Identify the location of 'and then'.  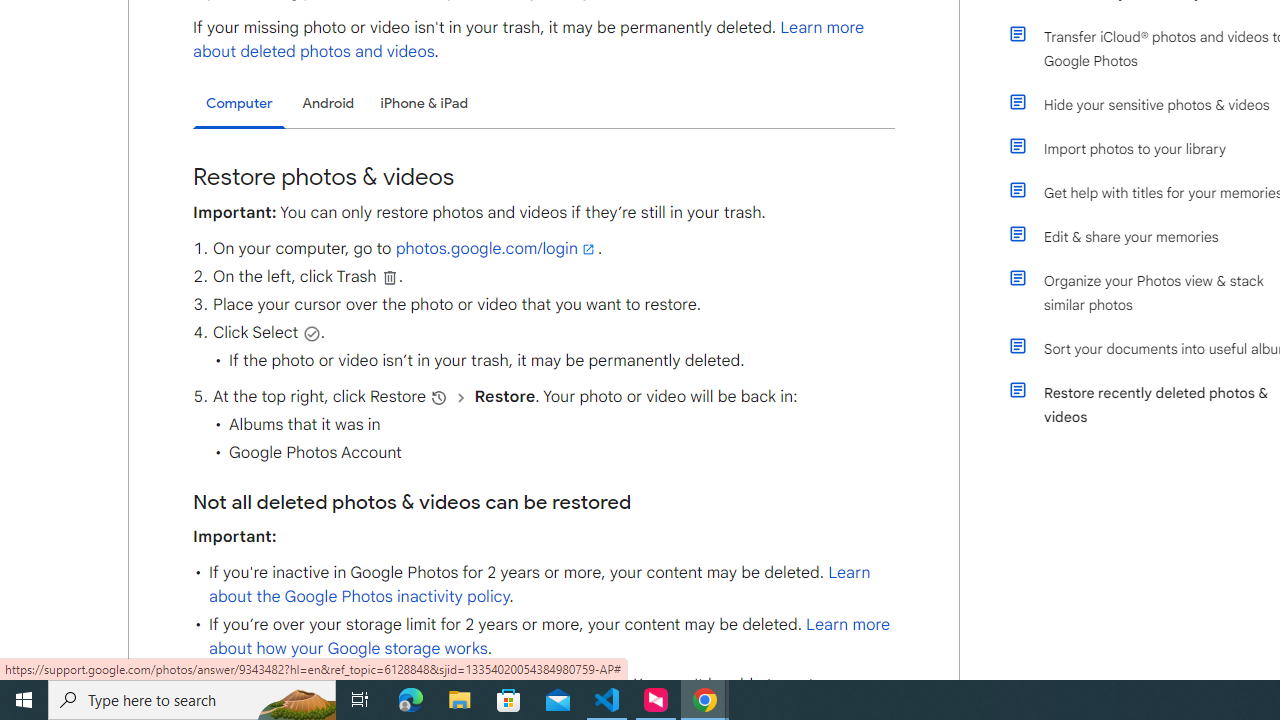
(460, 397).